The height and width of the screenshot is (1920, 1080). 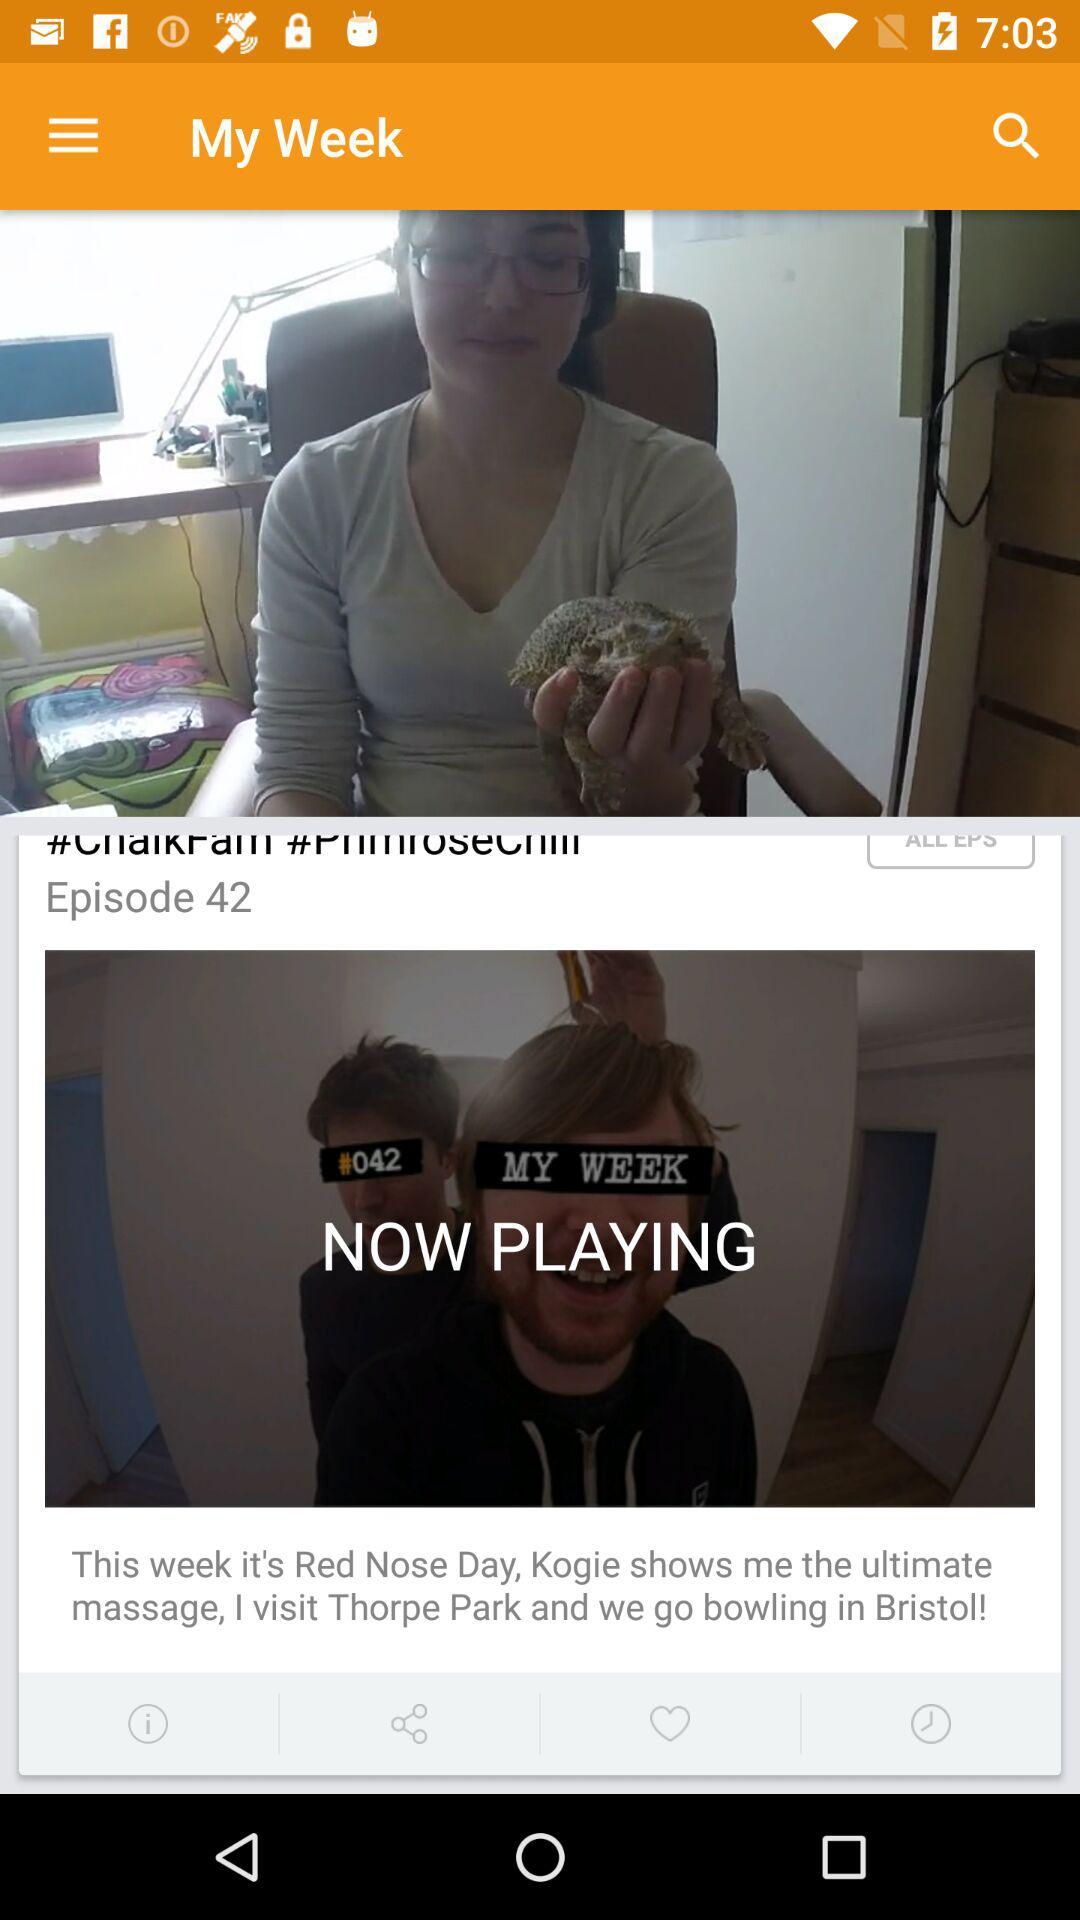 What do you see at coordinates (540, 1227) in the screenshot?
I see `the second image of the page` at bounding box center [540, 1227].